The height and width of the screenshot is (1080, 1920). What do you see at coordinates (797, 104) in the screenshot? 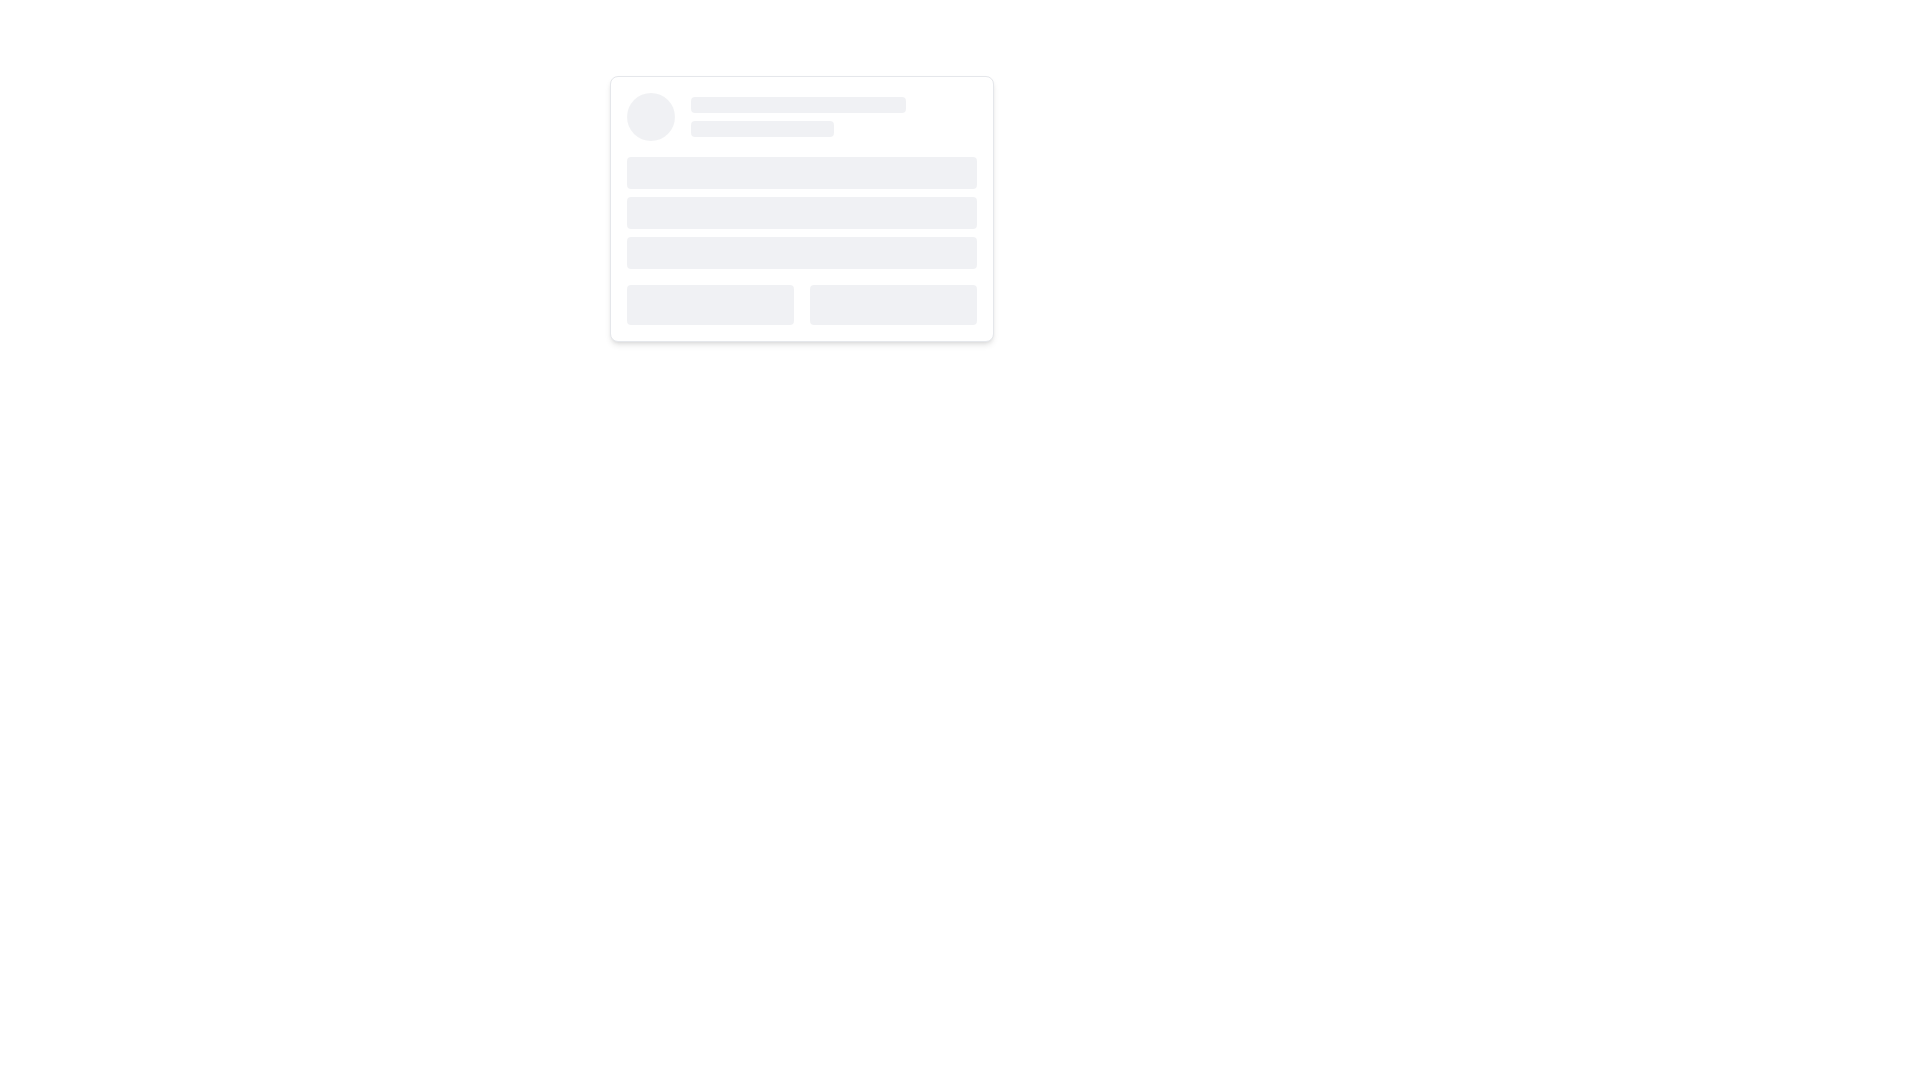
I see `the first Skeleton placeholder element located at the top-left corner of the interface` at bounding box center [797, 104].